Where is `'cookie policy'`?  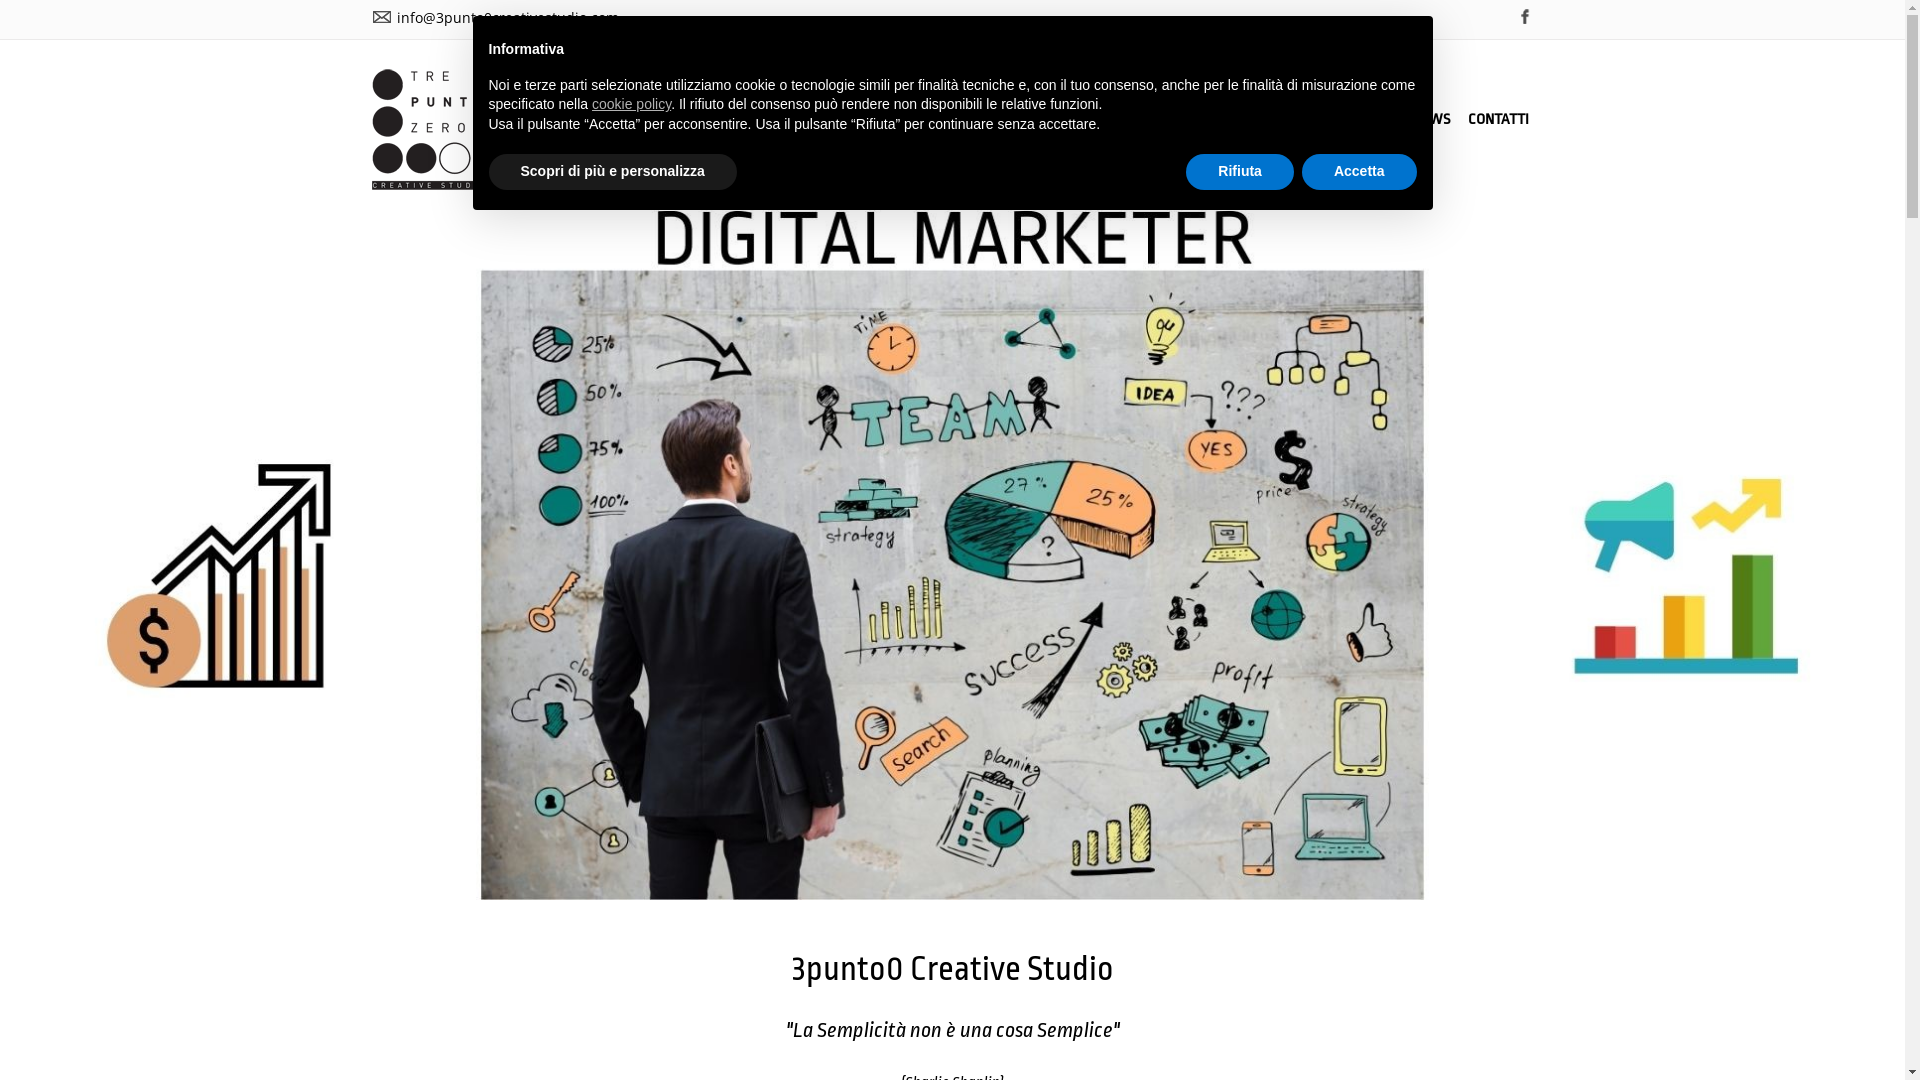 'cookie policy' is located at coordinates (630, 104).